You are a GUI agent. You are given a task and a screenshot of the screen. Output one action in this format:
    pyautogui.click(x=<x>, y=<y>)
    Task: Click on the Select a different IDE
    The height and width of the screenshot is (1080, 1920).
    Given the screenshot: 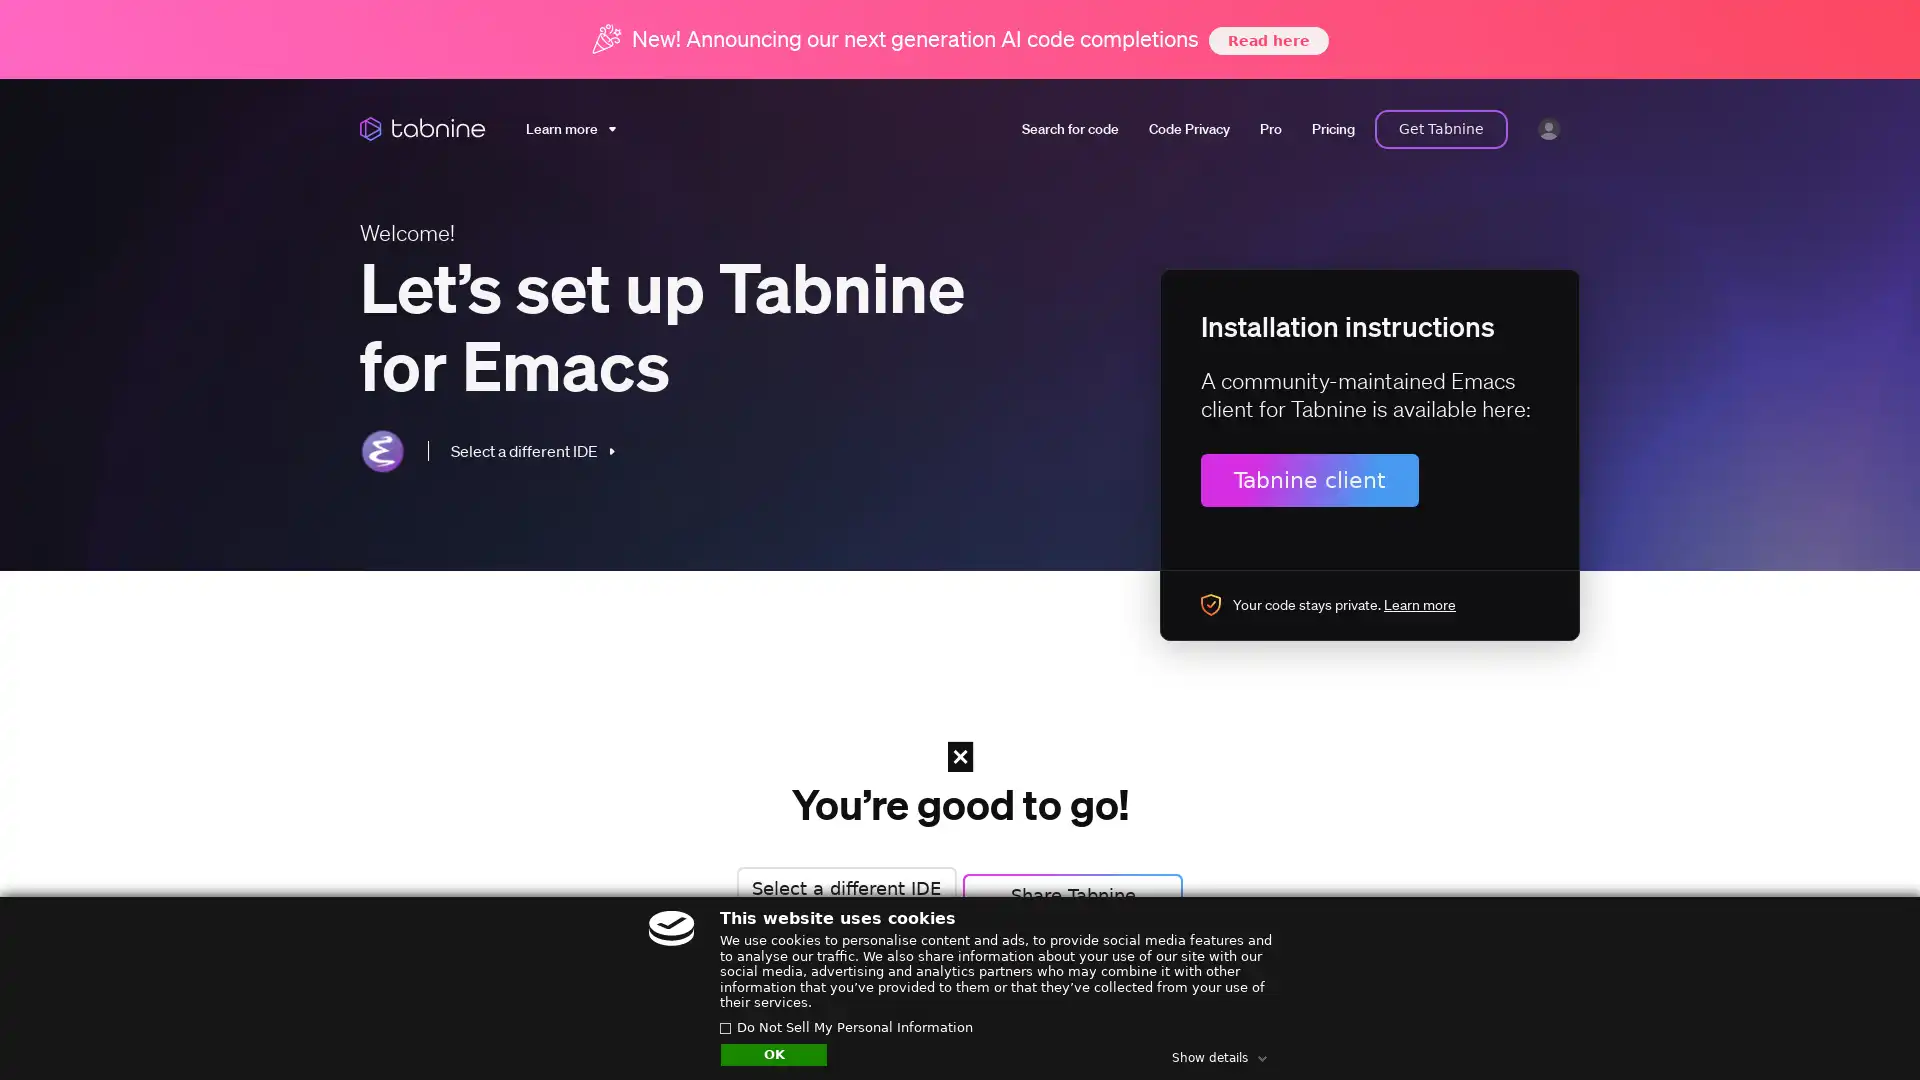 What is the action you would take?
    pyautogui.click(x=840, y=887)
    